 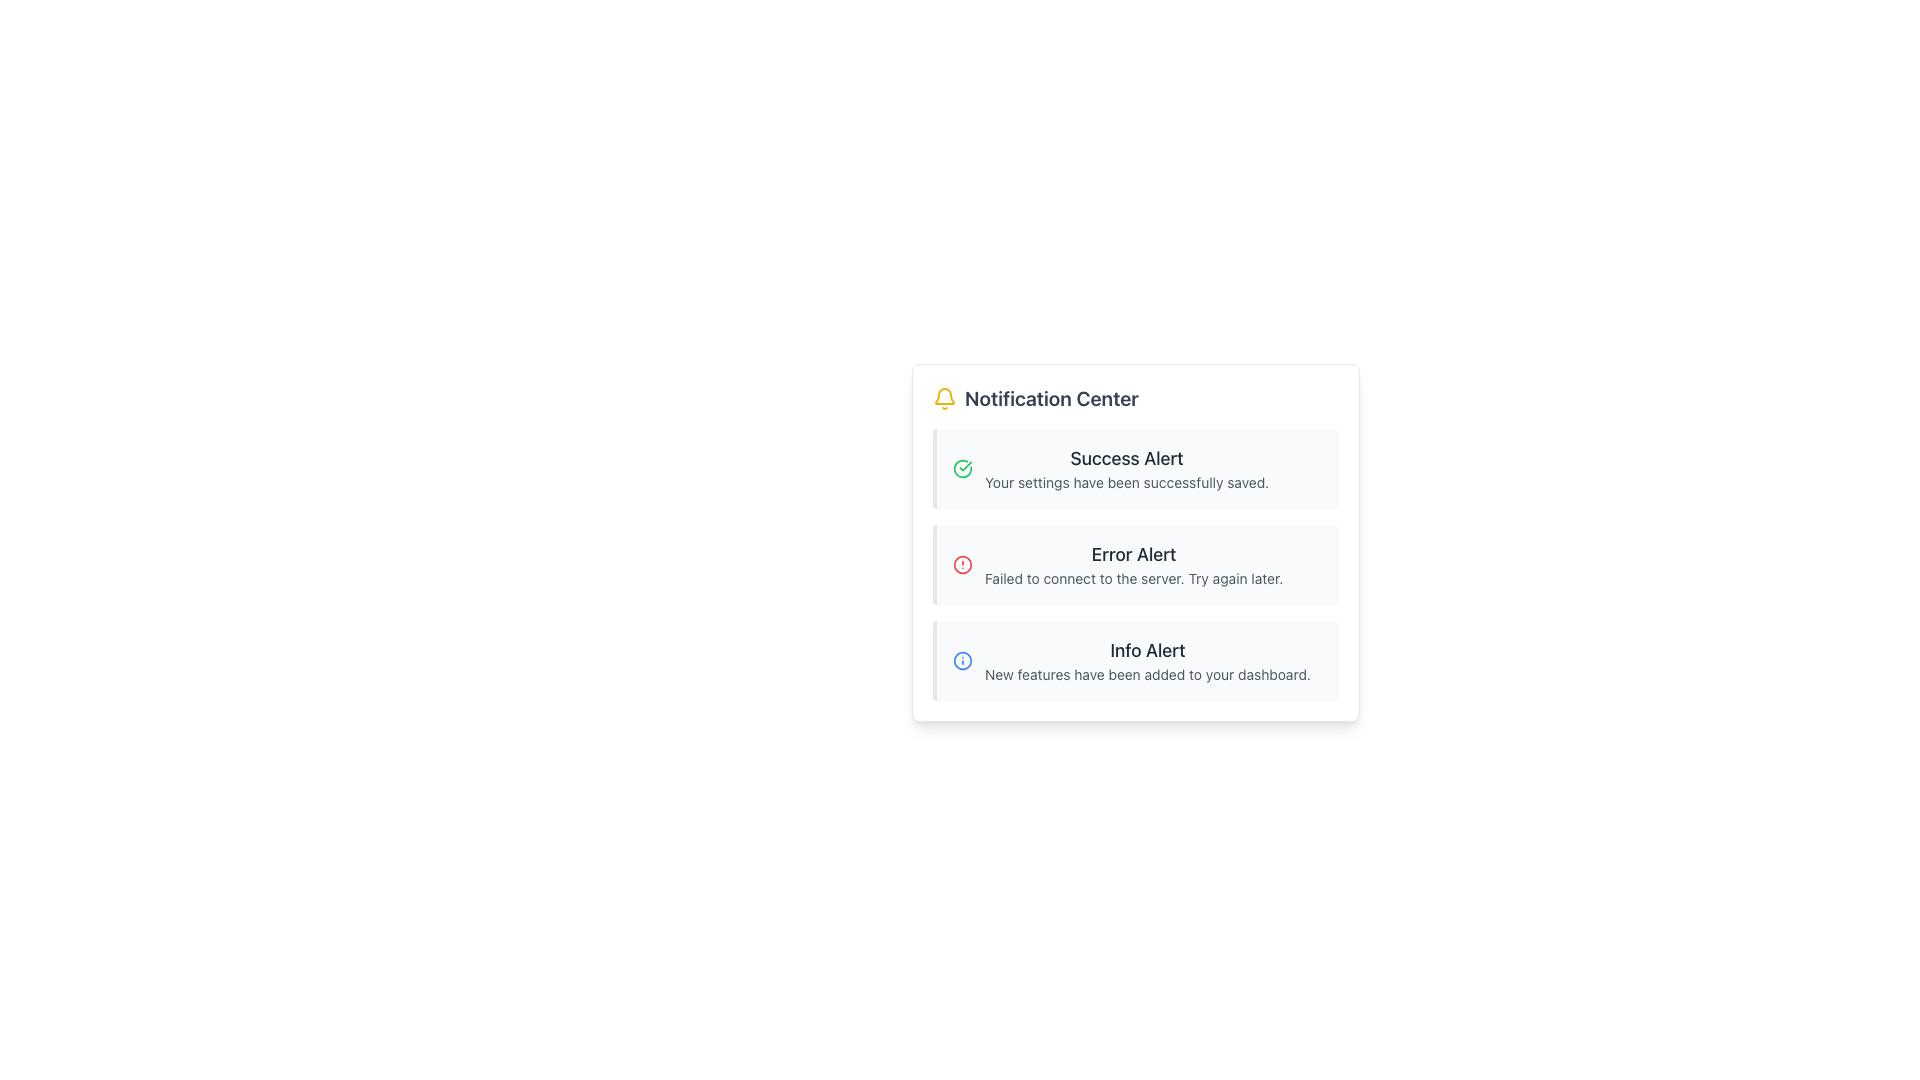 I want to click on text of the success notification header located in the Notification Center, so click(x=1127, y=459).